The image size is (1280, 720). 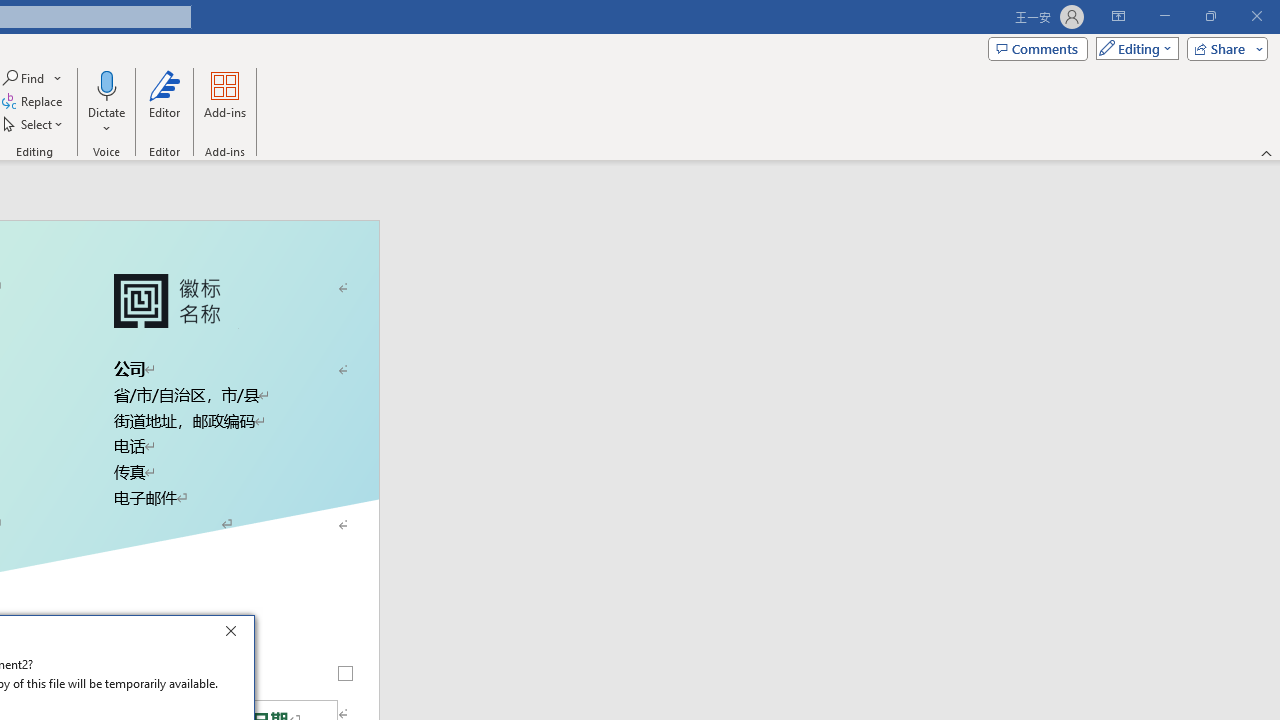 I want to click on 'Comments', so click(x=1038, y=47).